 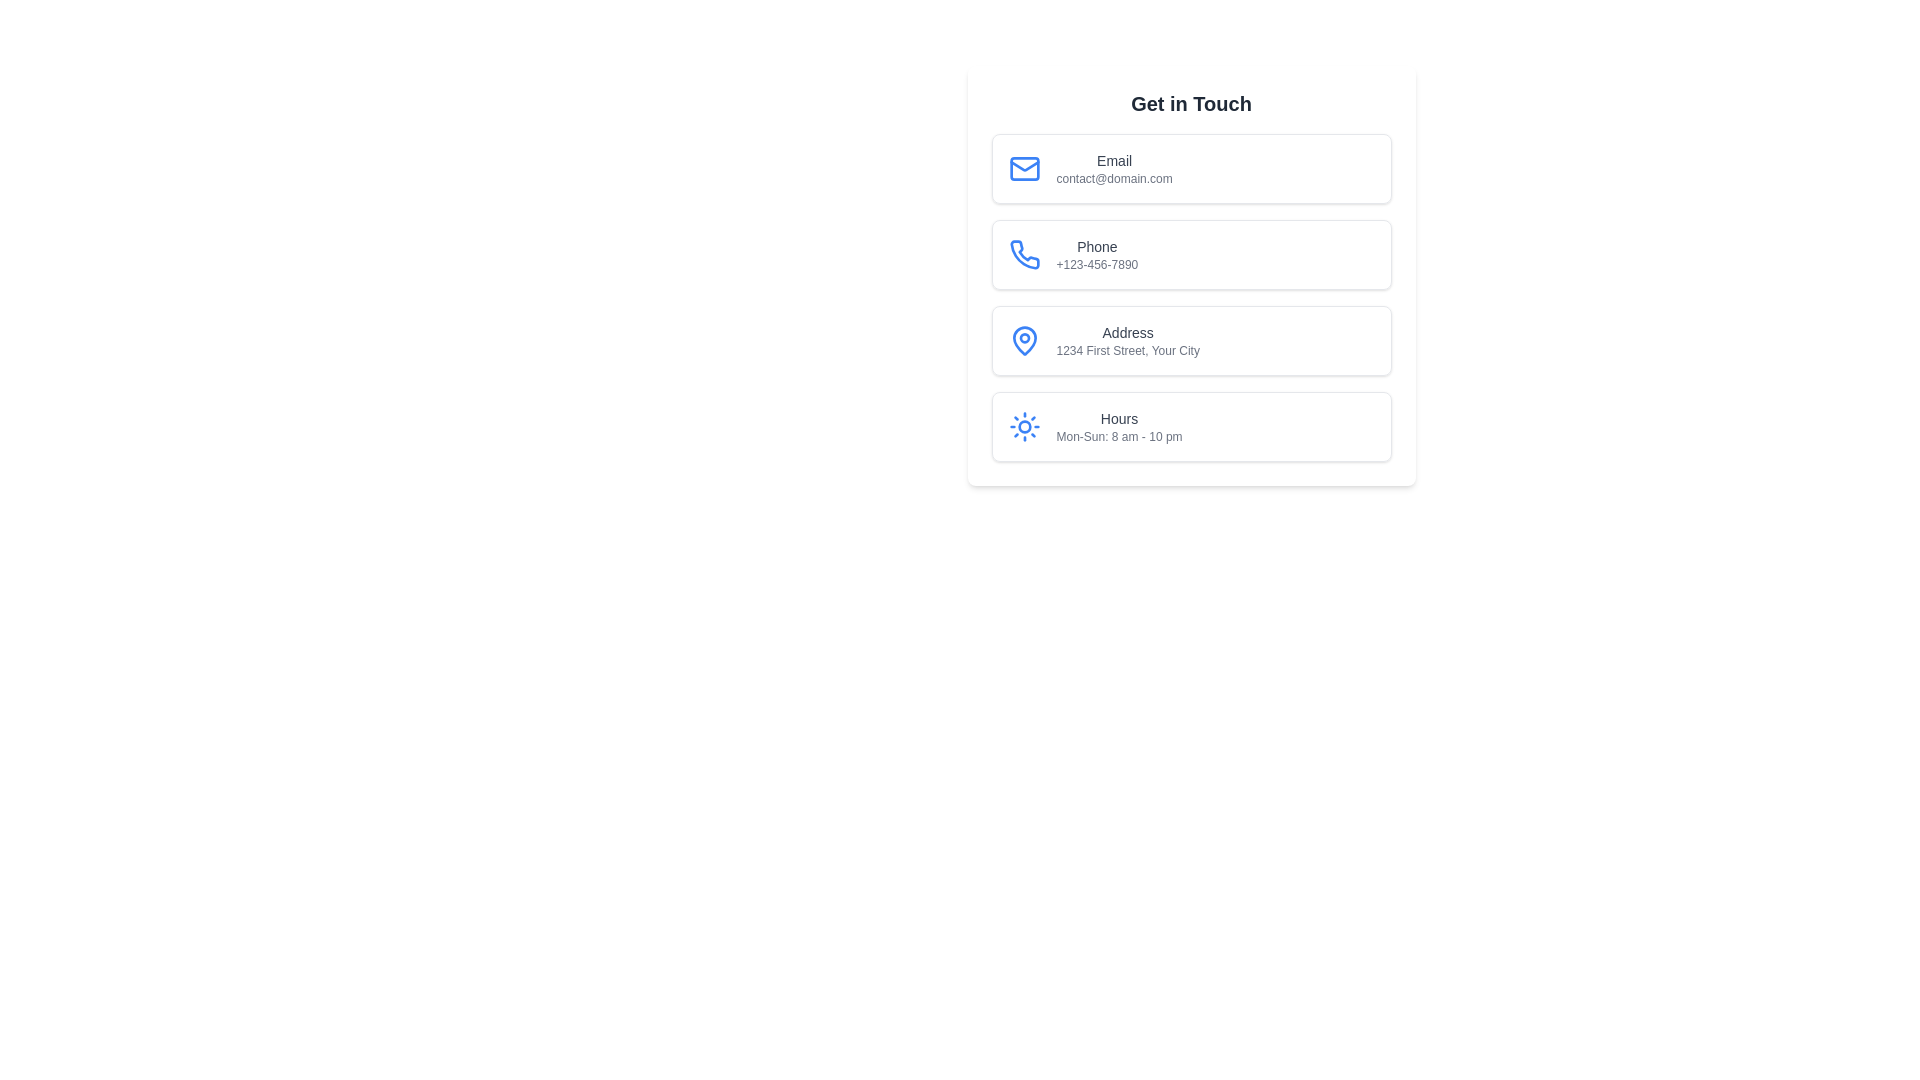 What do you see at coordinates (1113, 160) in the screenshot?
I see `the 'Email' label located in the 'Get in Touch' section, which is styled with a small gray font and positioned above the email address 'contact@domain.com'` at bounding box center [1113, 160].